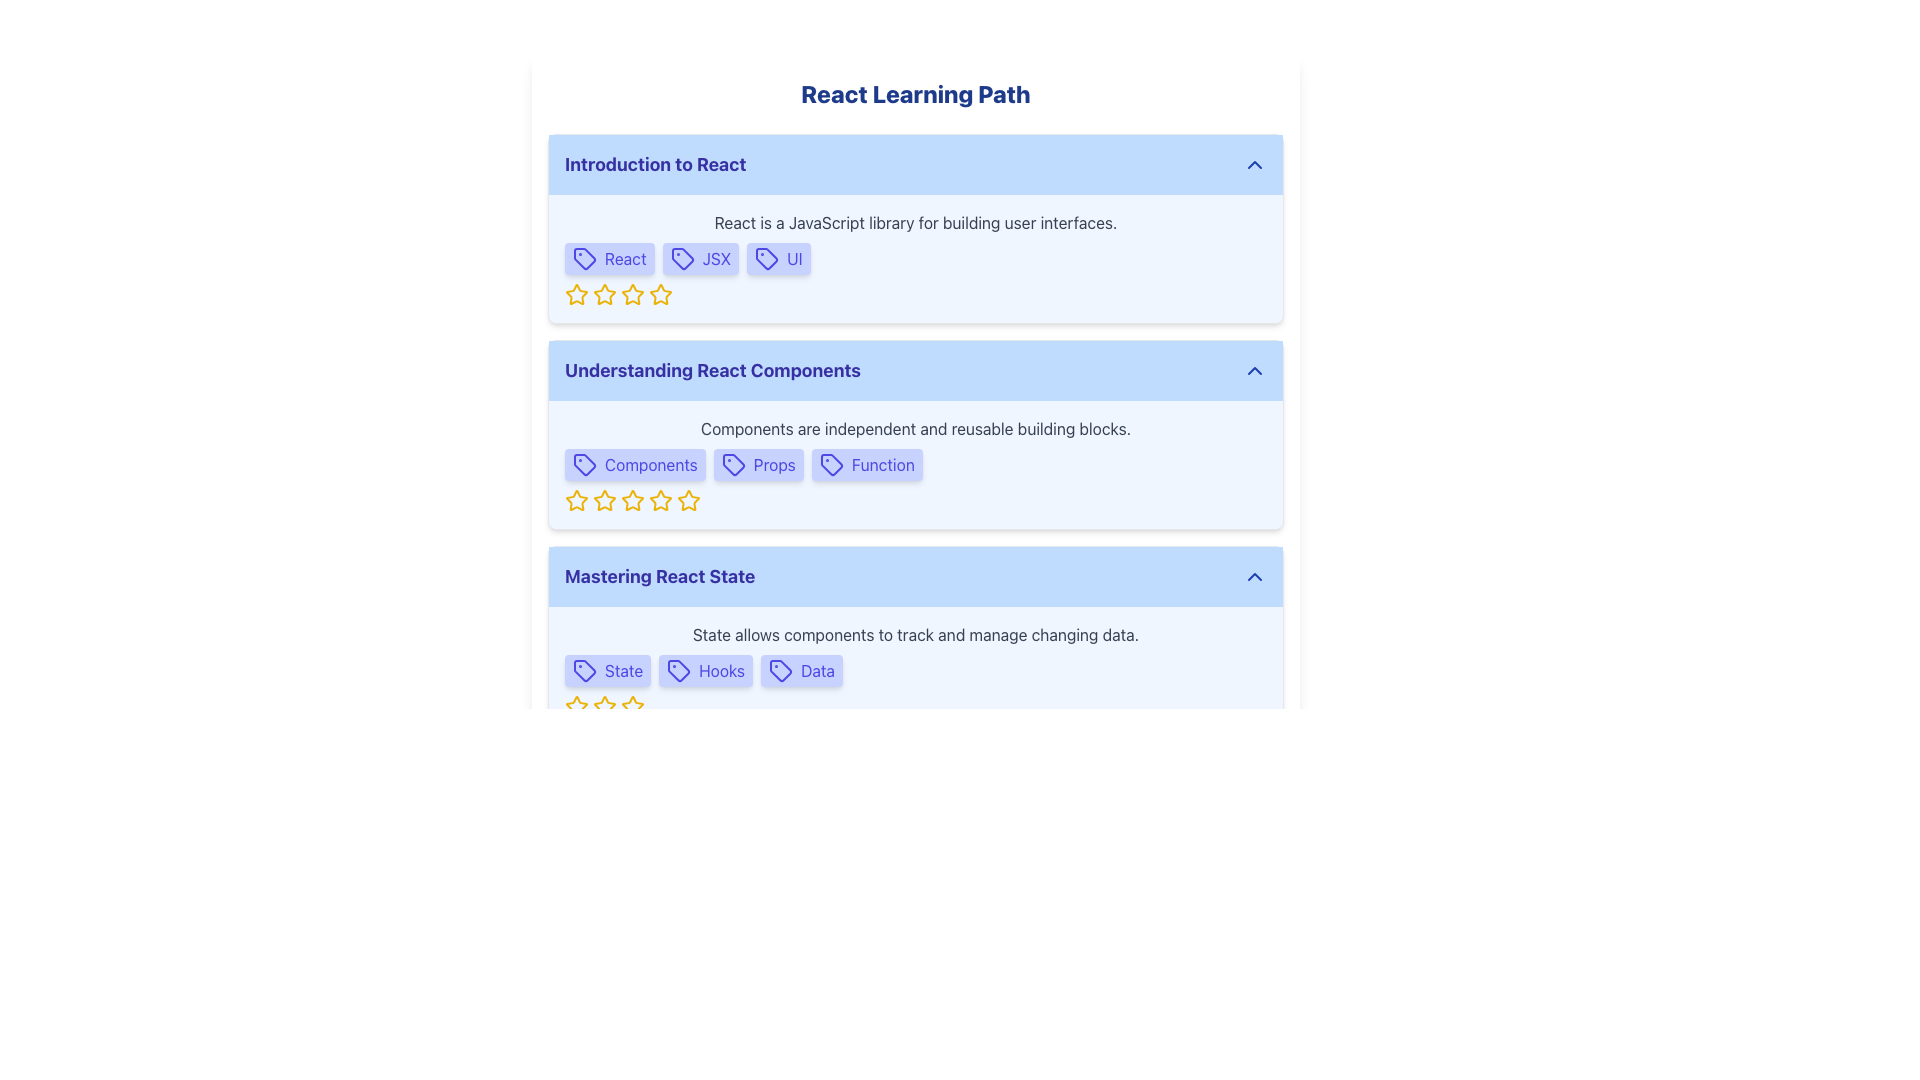 This screenshot has height=1080, width=1920. I want to click on the first star in the rating system for the 'Understanding React Components' section, so click(575, 499).